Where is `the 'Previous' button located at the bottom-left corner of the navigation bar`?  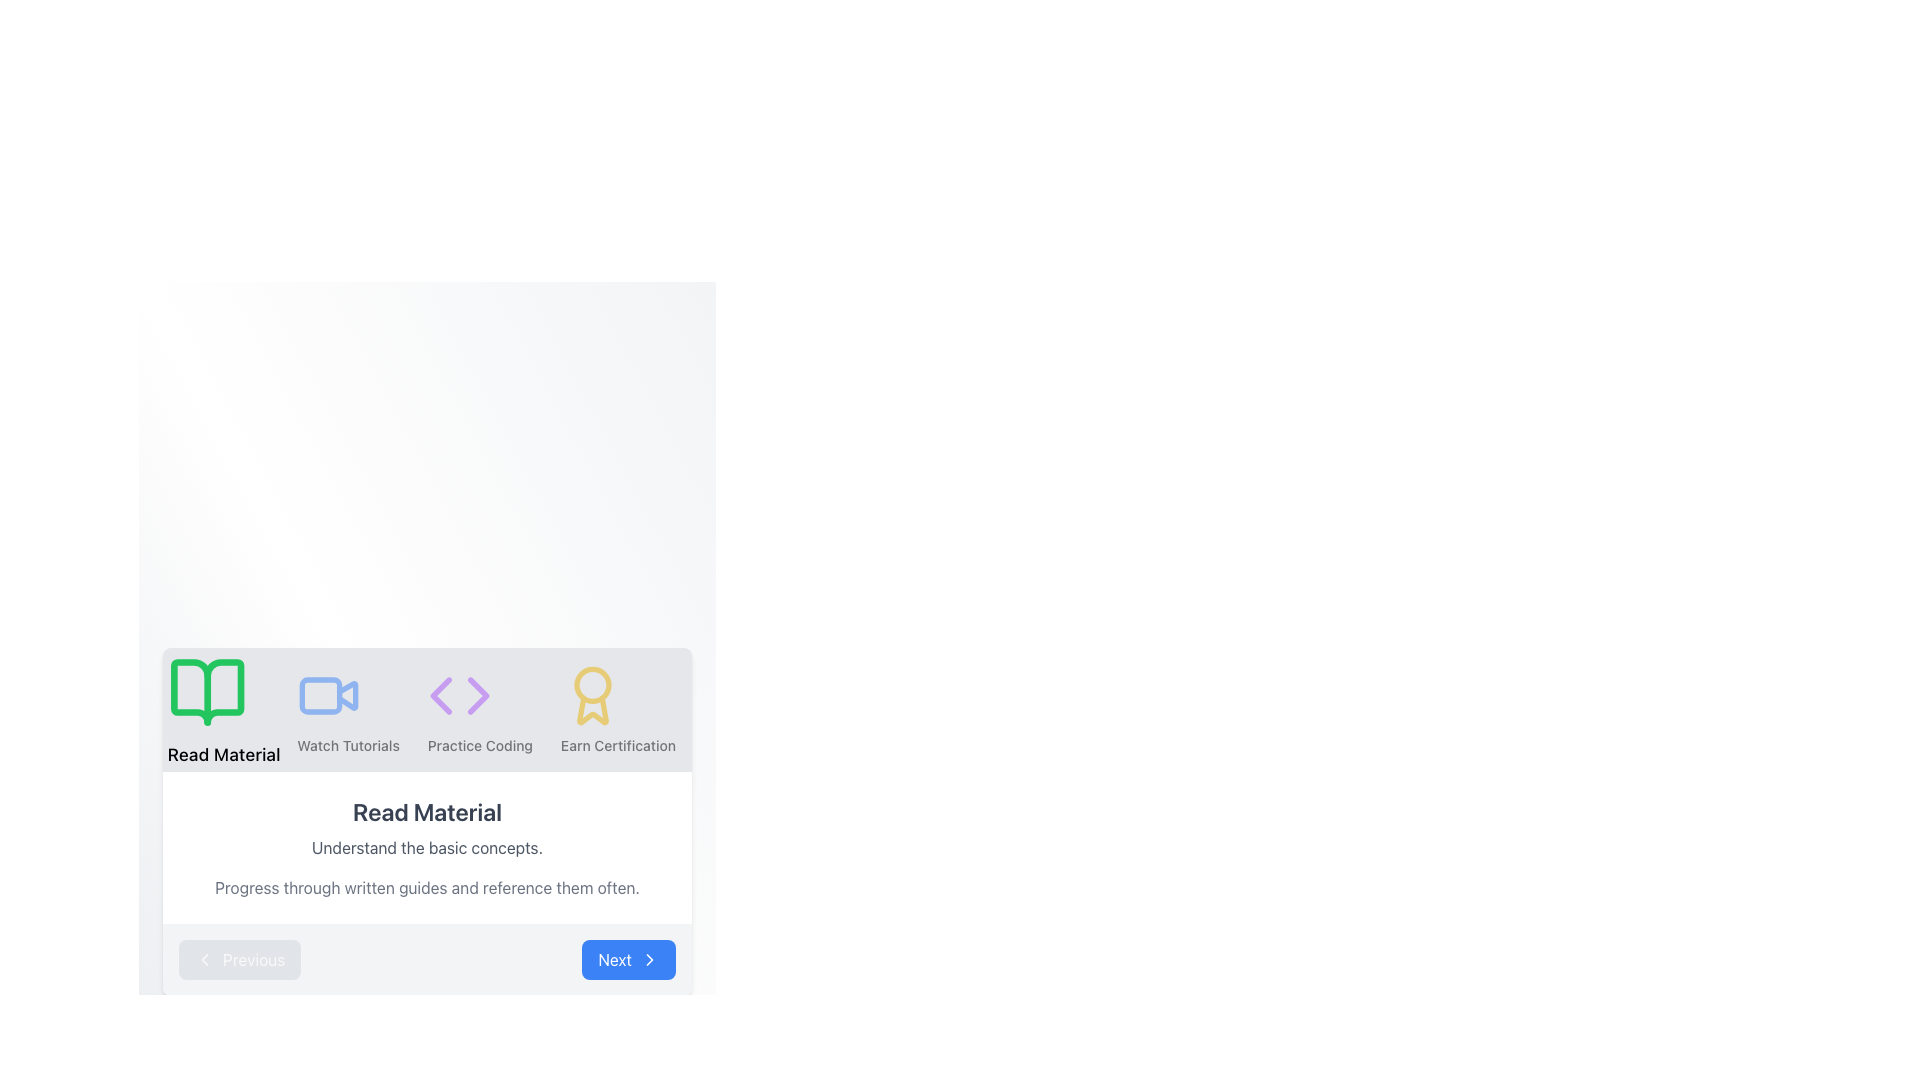
the 'Previous' button located at the bottom-left corner of the navigation bar is located at coordinates (240, 959).